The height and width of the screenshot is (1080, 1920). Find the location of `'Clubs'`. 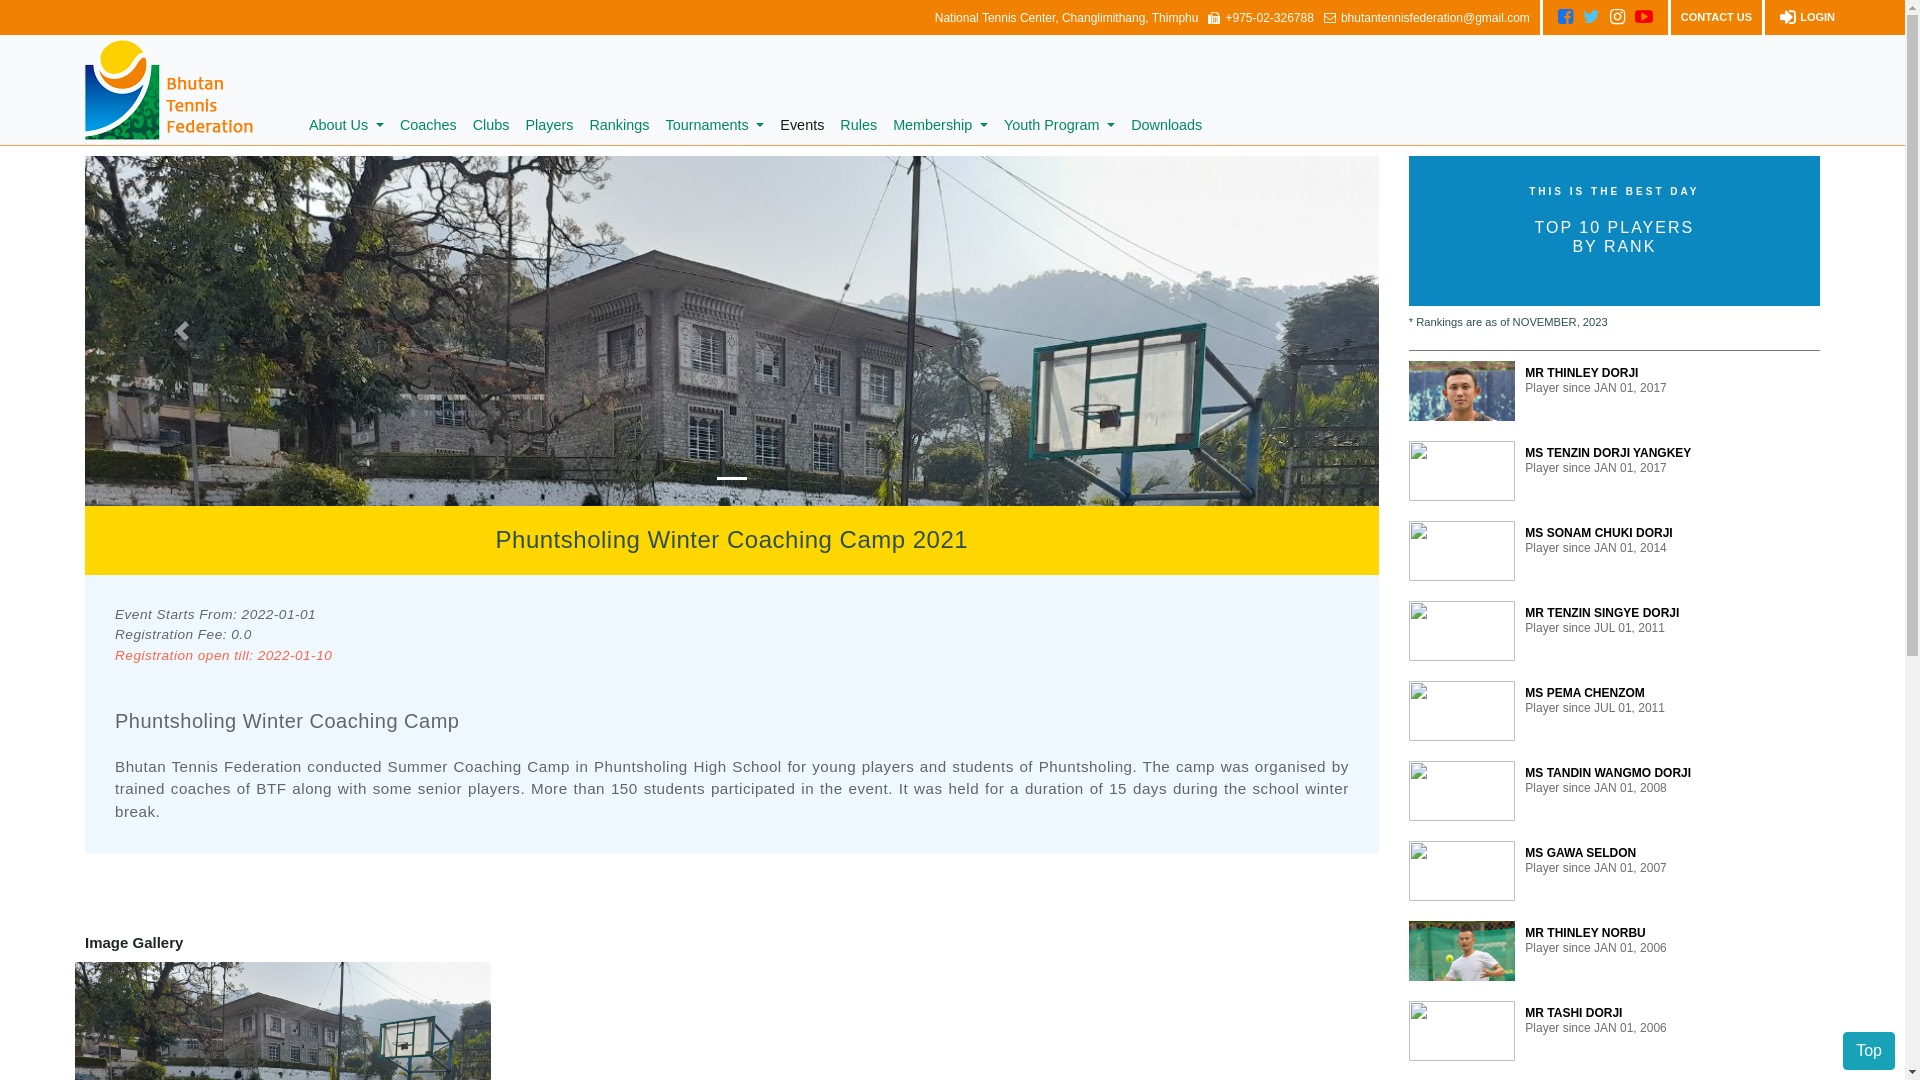

'Clubs' is located at coordinates (464, 126).